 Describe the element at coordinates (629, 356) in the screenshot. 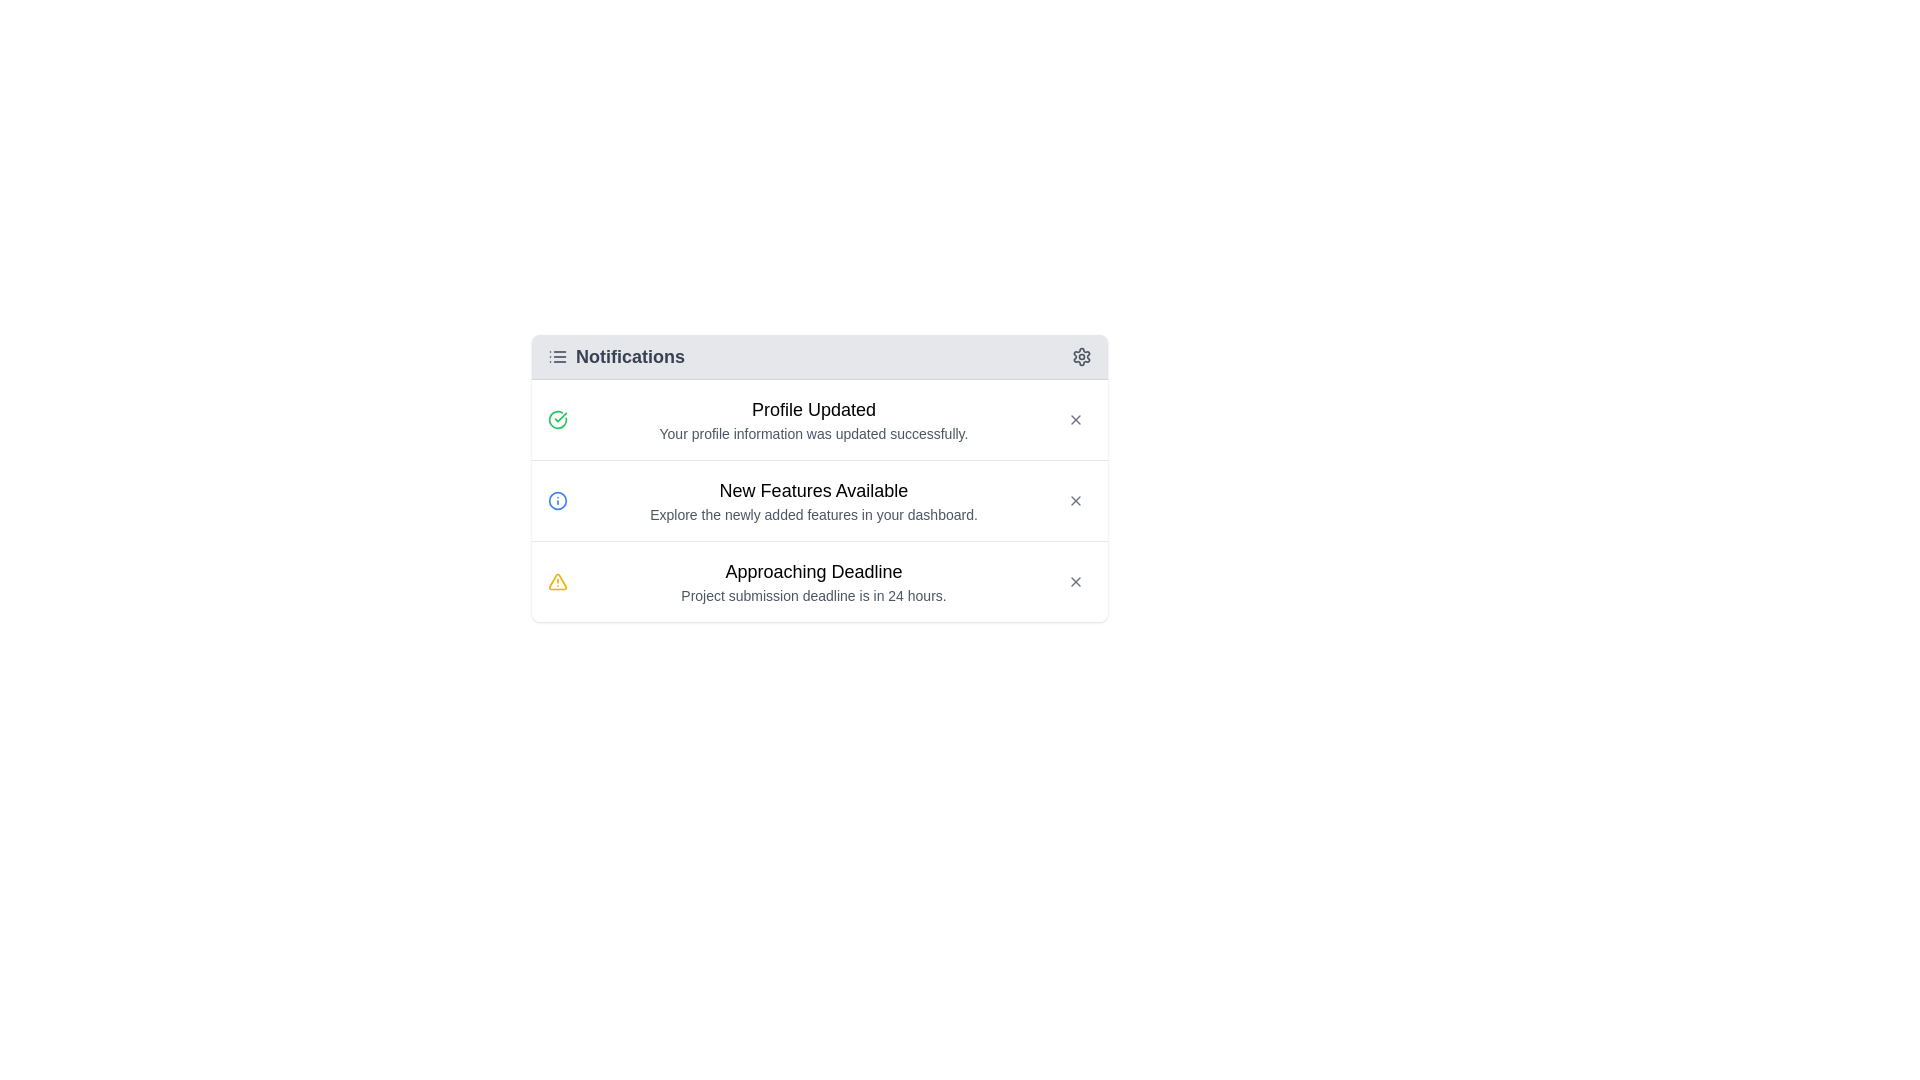

I see `the 'Notifications' static text element, which is displayed in a bold and prominent font style within the header bar` at that location.